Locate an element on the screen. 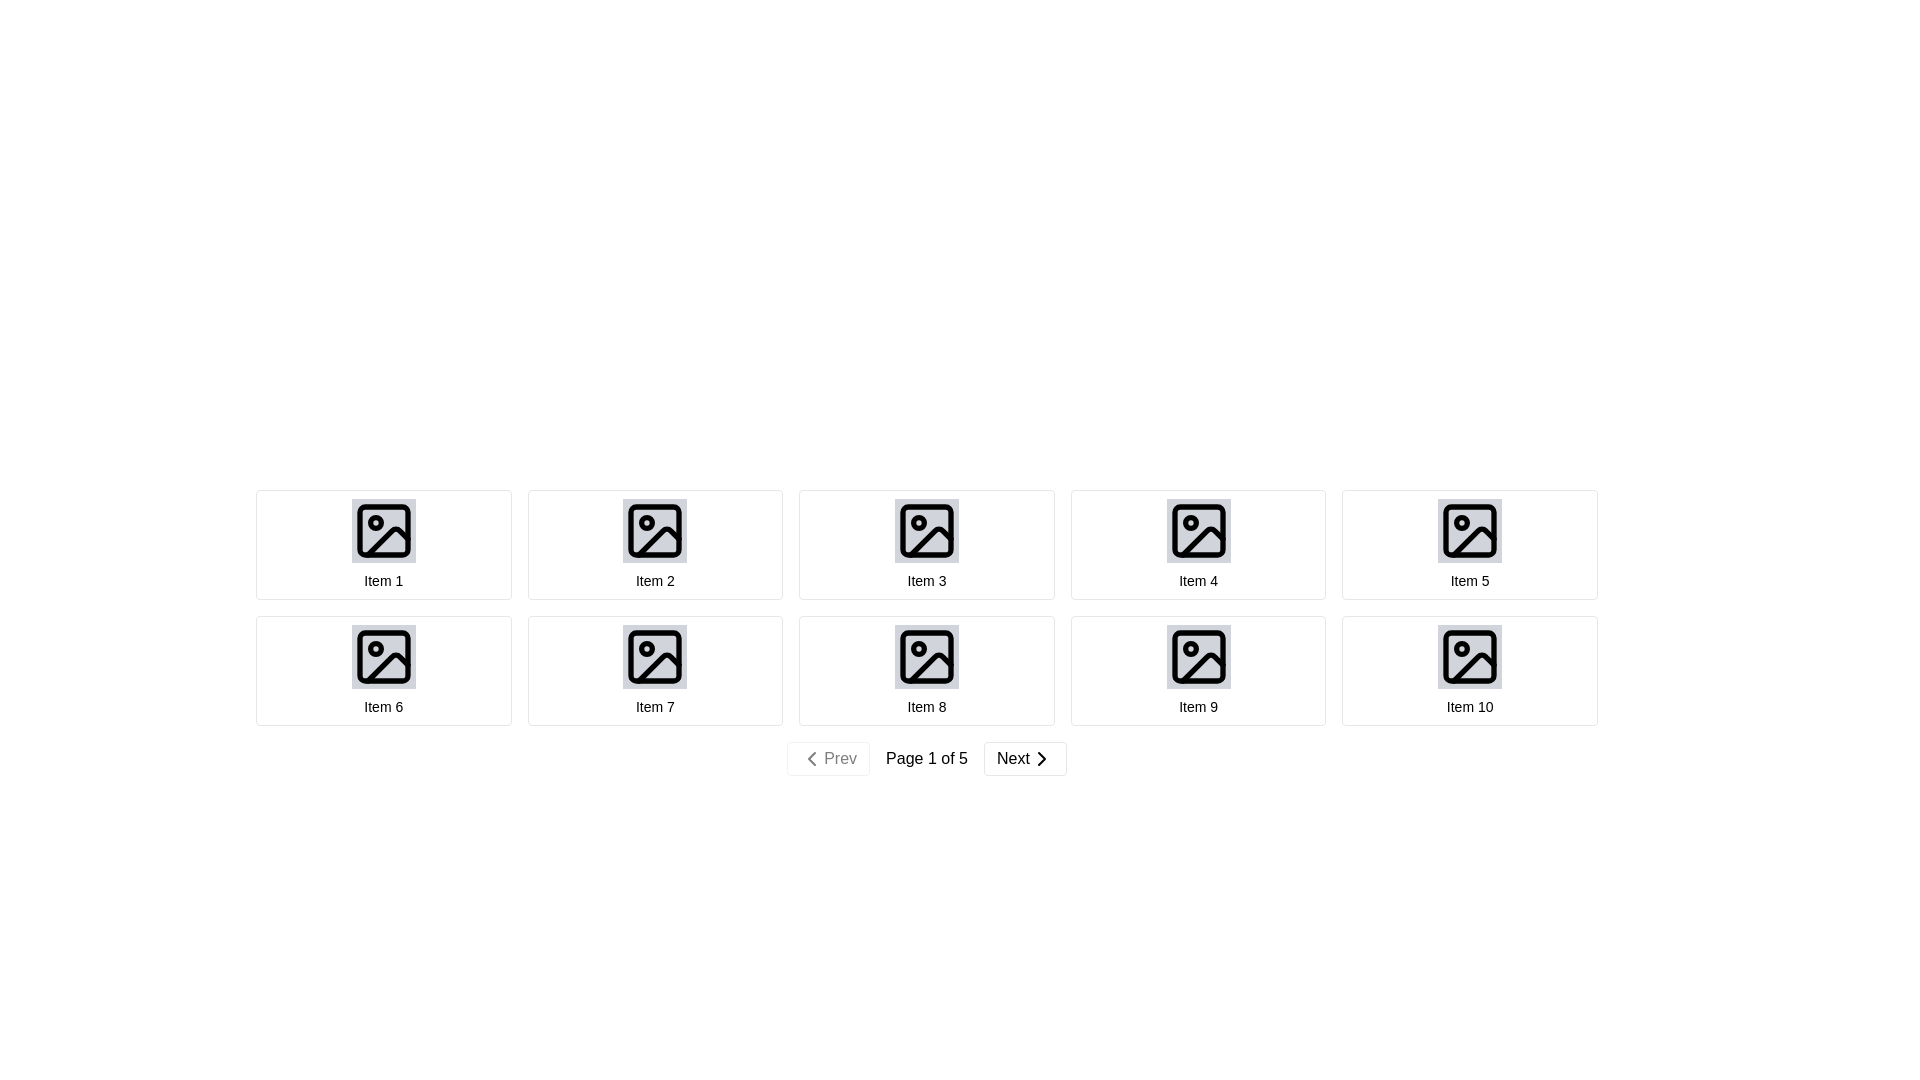 This screenshot has width=1920, height=1080. the image placeholder icon with a rectangular outline and a diagonal line, located in the first column of the first row of a horizontally arranged grid is located at coordinates (383, 530).